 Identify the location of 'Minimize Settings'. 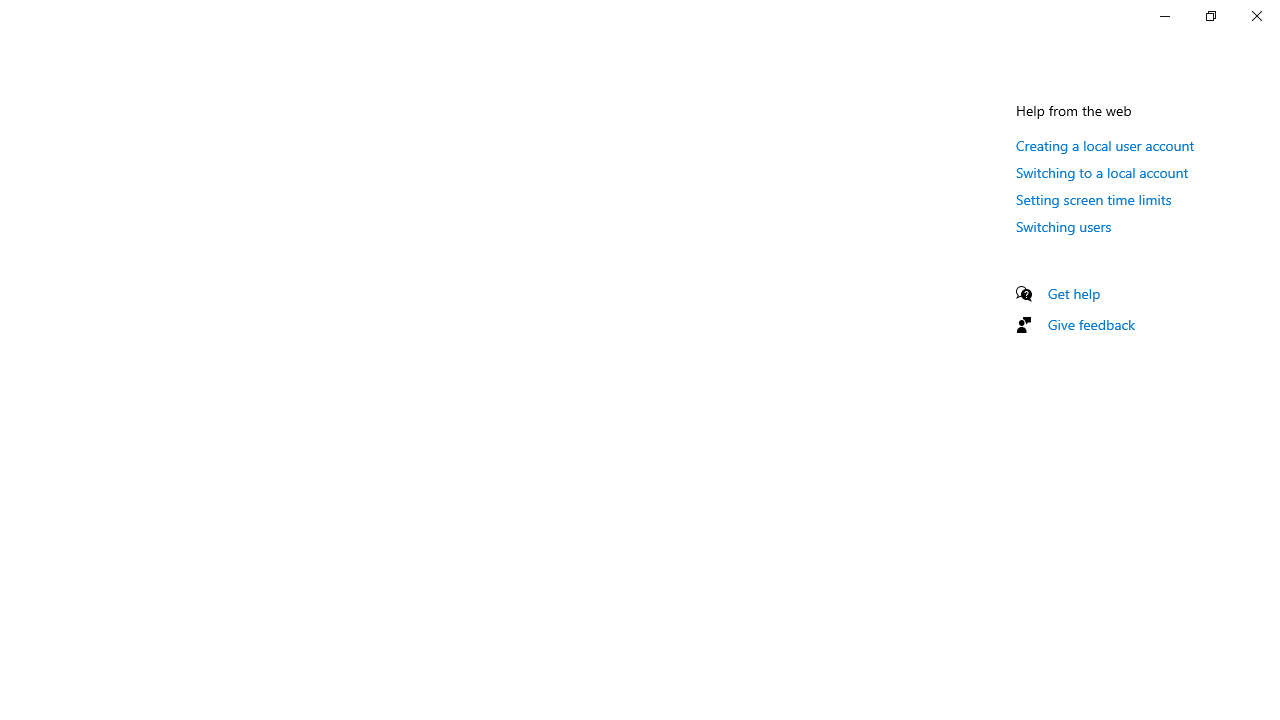
(1164, 15).